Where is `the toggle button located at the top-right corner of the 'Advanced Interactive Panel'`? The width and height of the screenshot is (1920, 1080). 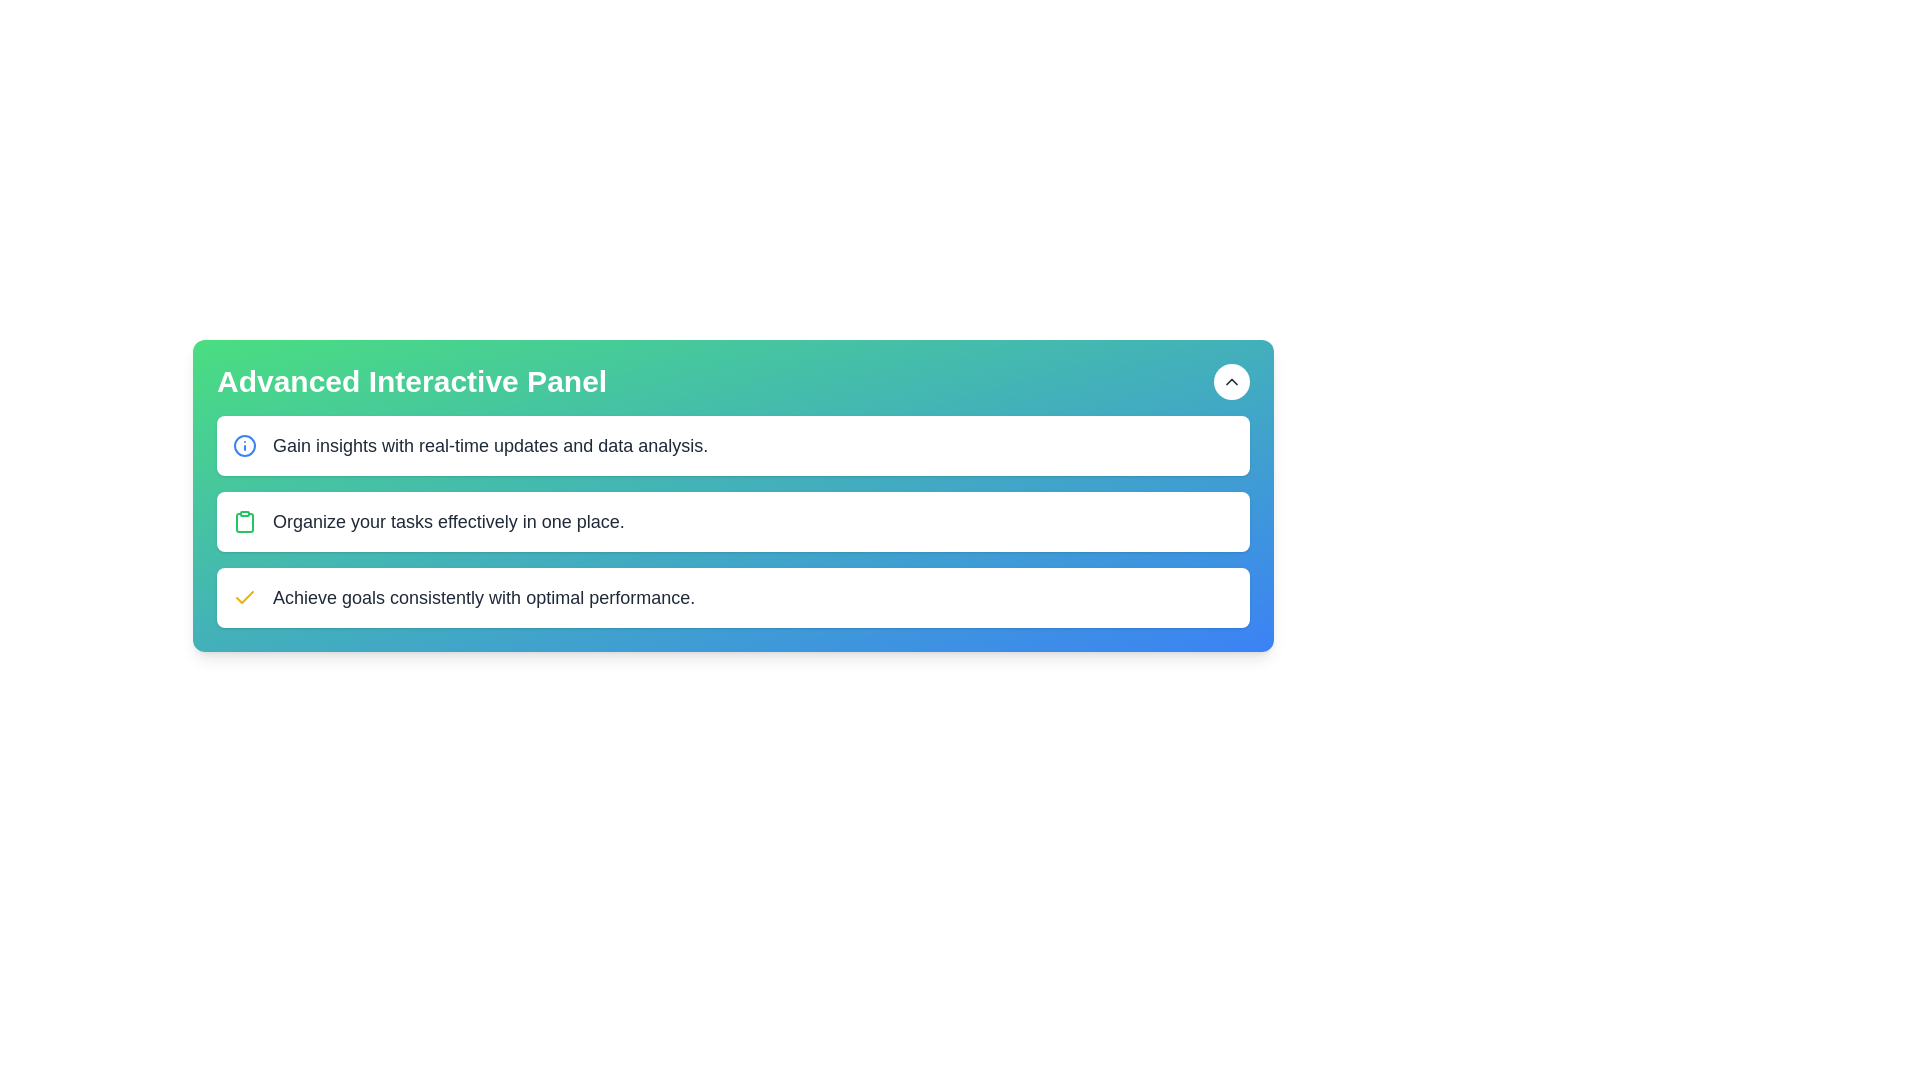
the toggle button located at the top-right corner of the 'Advanced Interactive Panel' is located at coordinates (1231, 381).